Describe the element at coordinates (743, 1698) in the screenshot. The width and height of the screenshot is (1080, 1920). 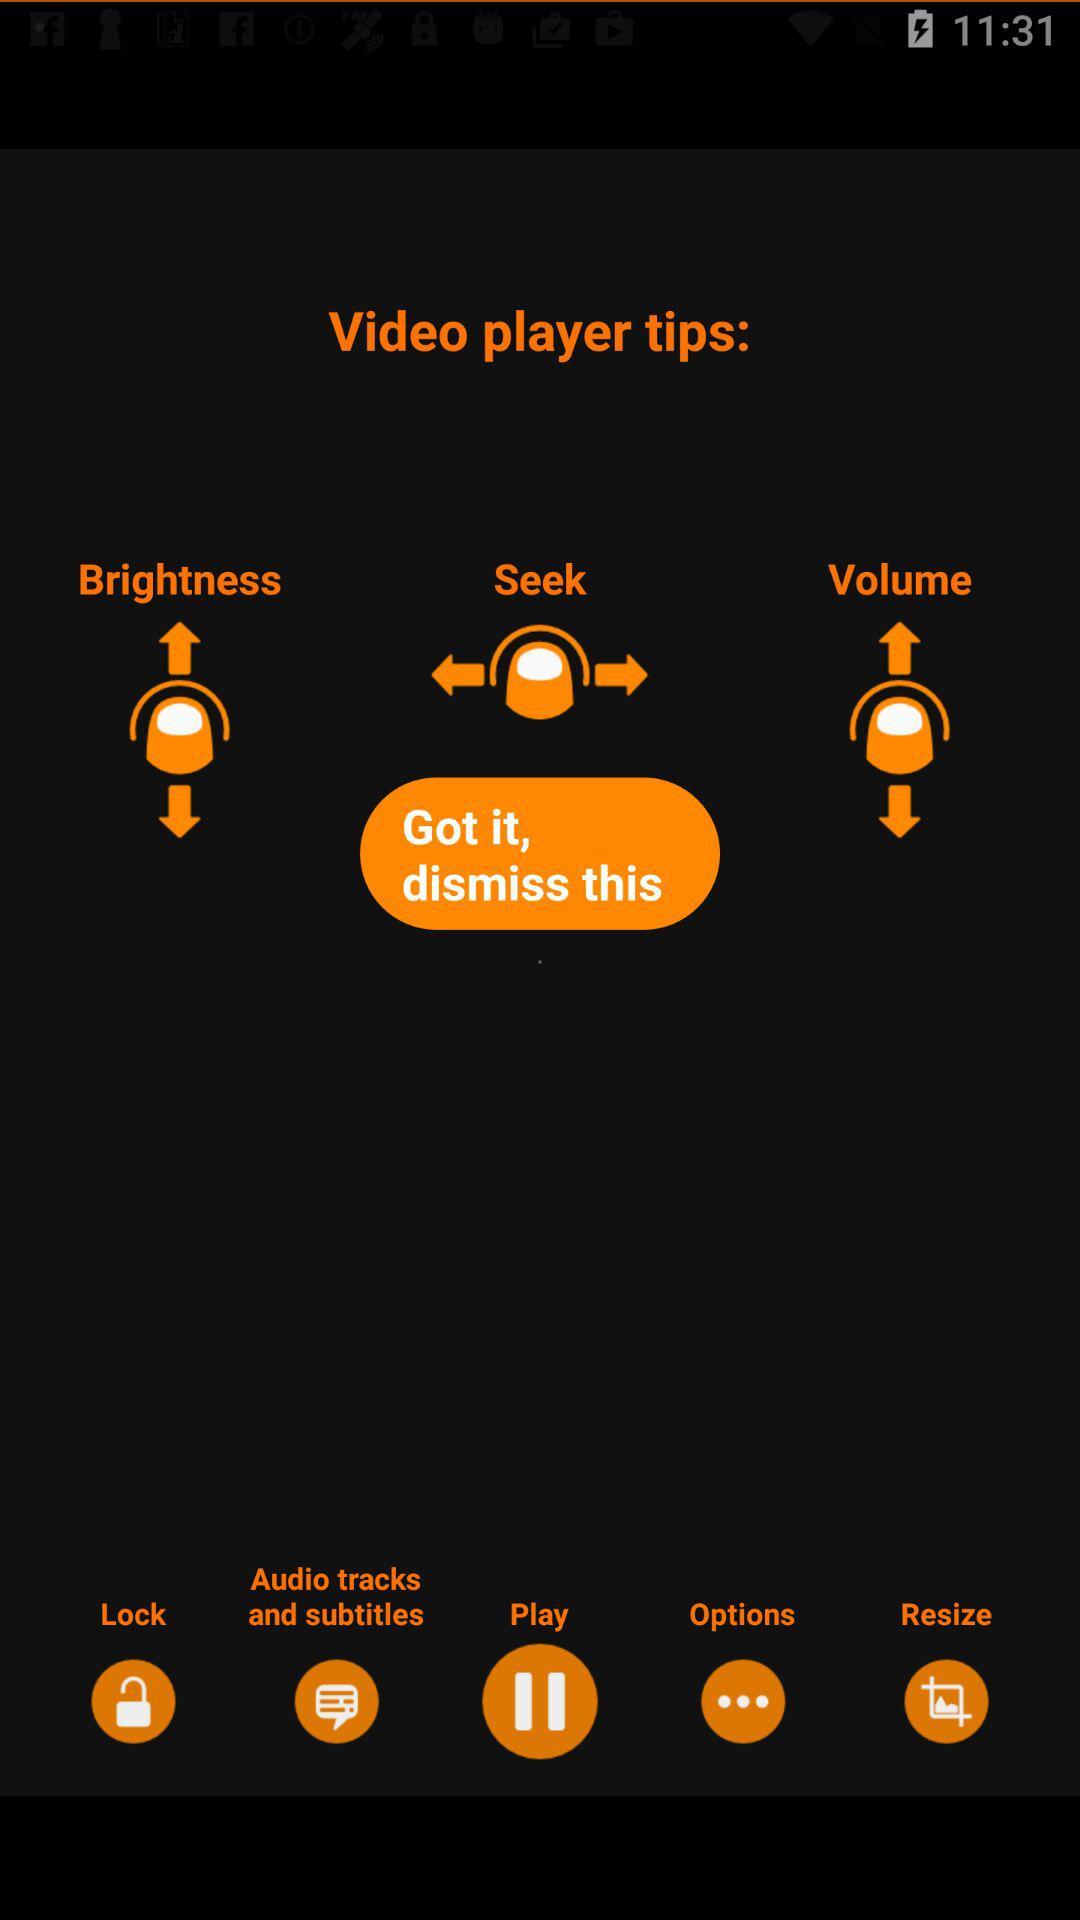
I see `the icon under the text options` at that location.